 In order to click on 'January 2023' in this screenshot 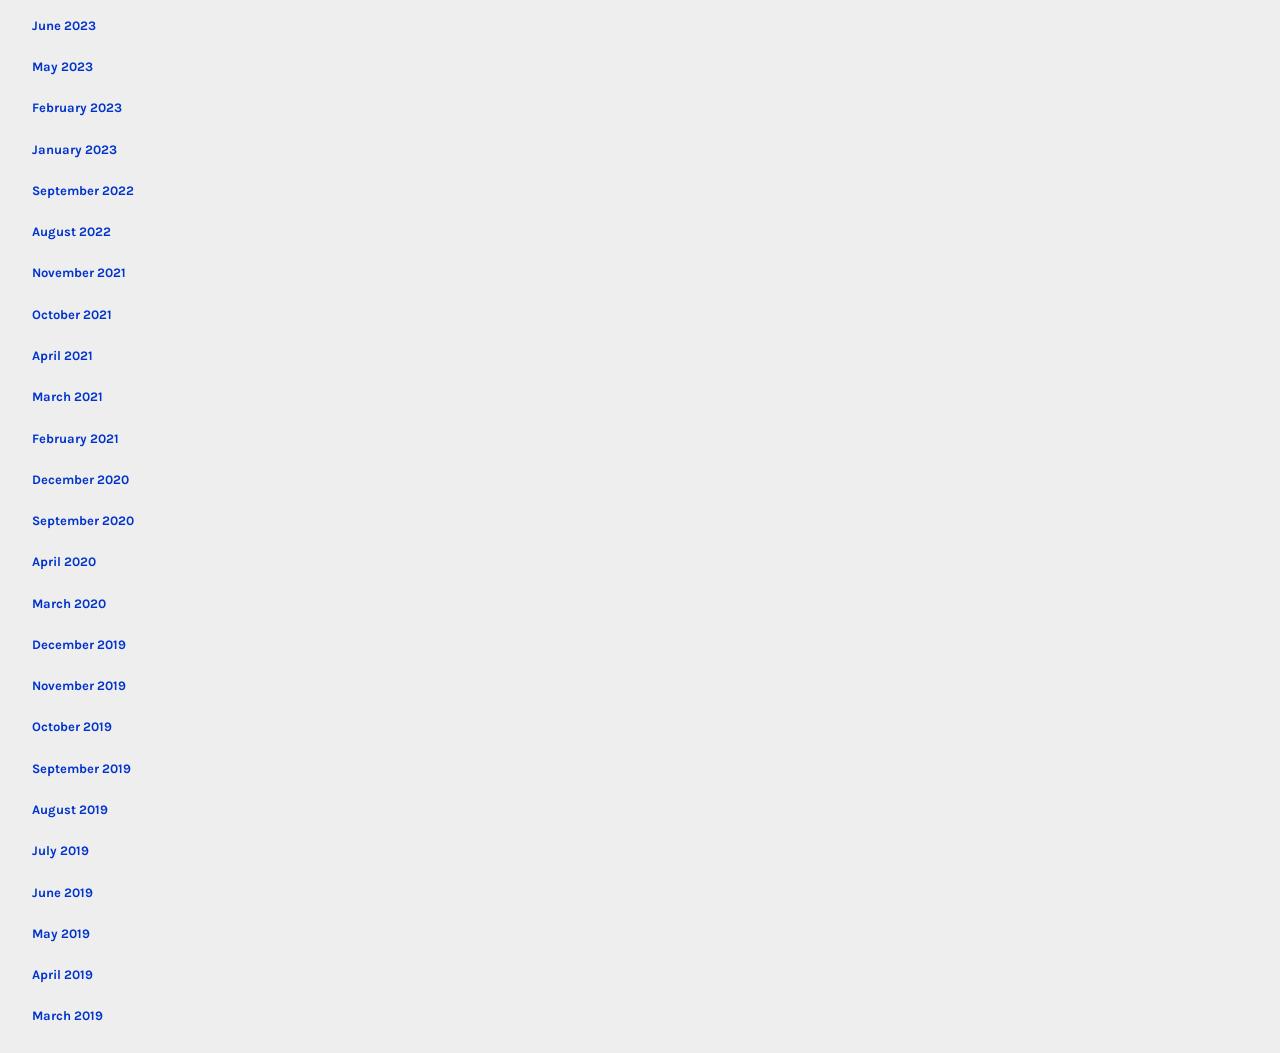, I will do `click(32, 147)`.